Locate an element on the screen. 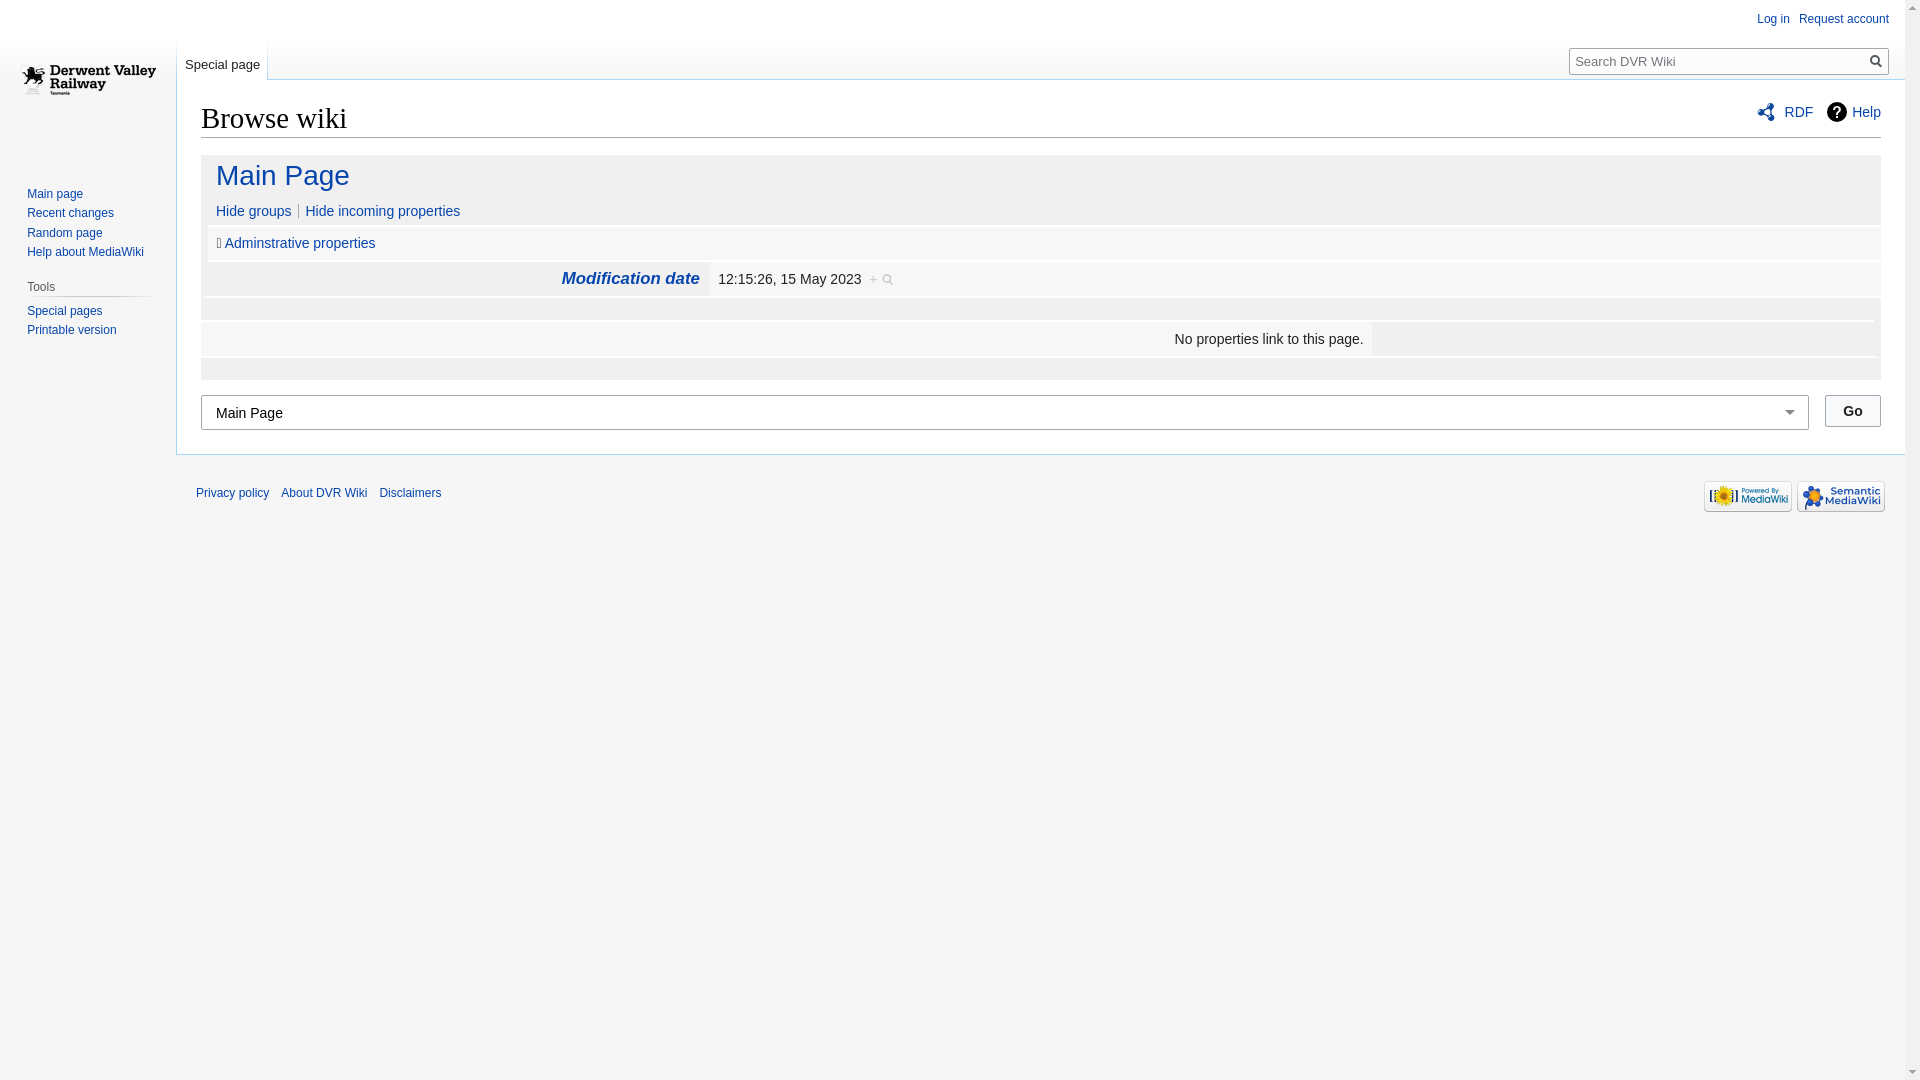 Image resolution: width=1920 pixels, height=1080 pixels. 'About DVR Wiki' is located at coordinates (324, 493).